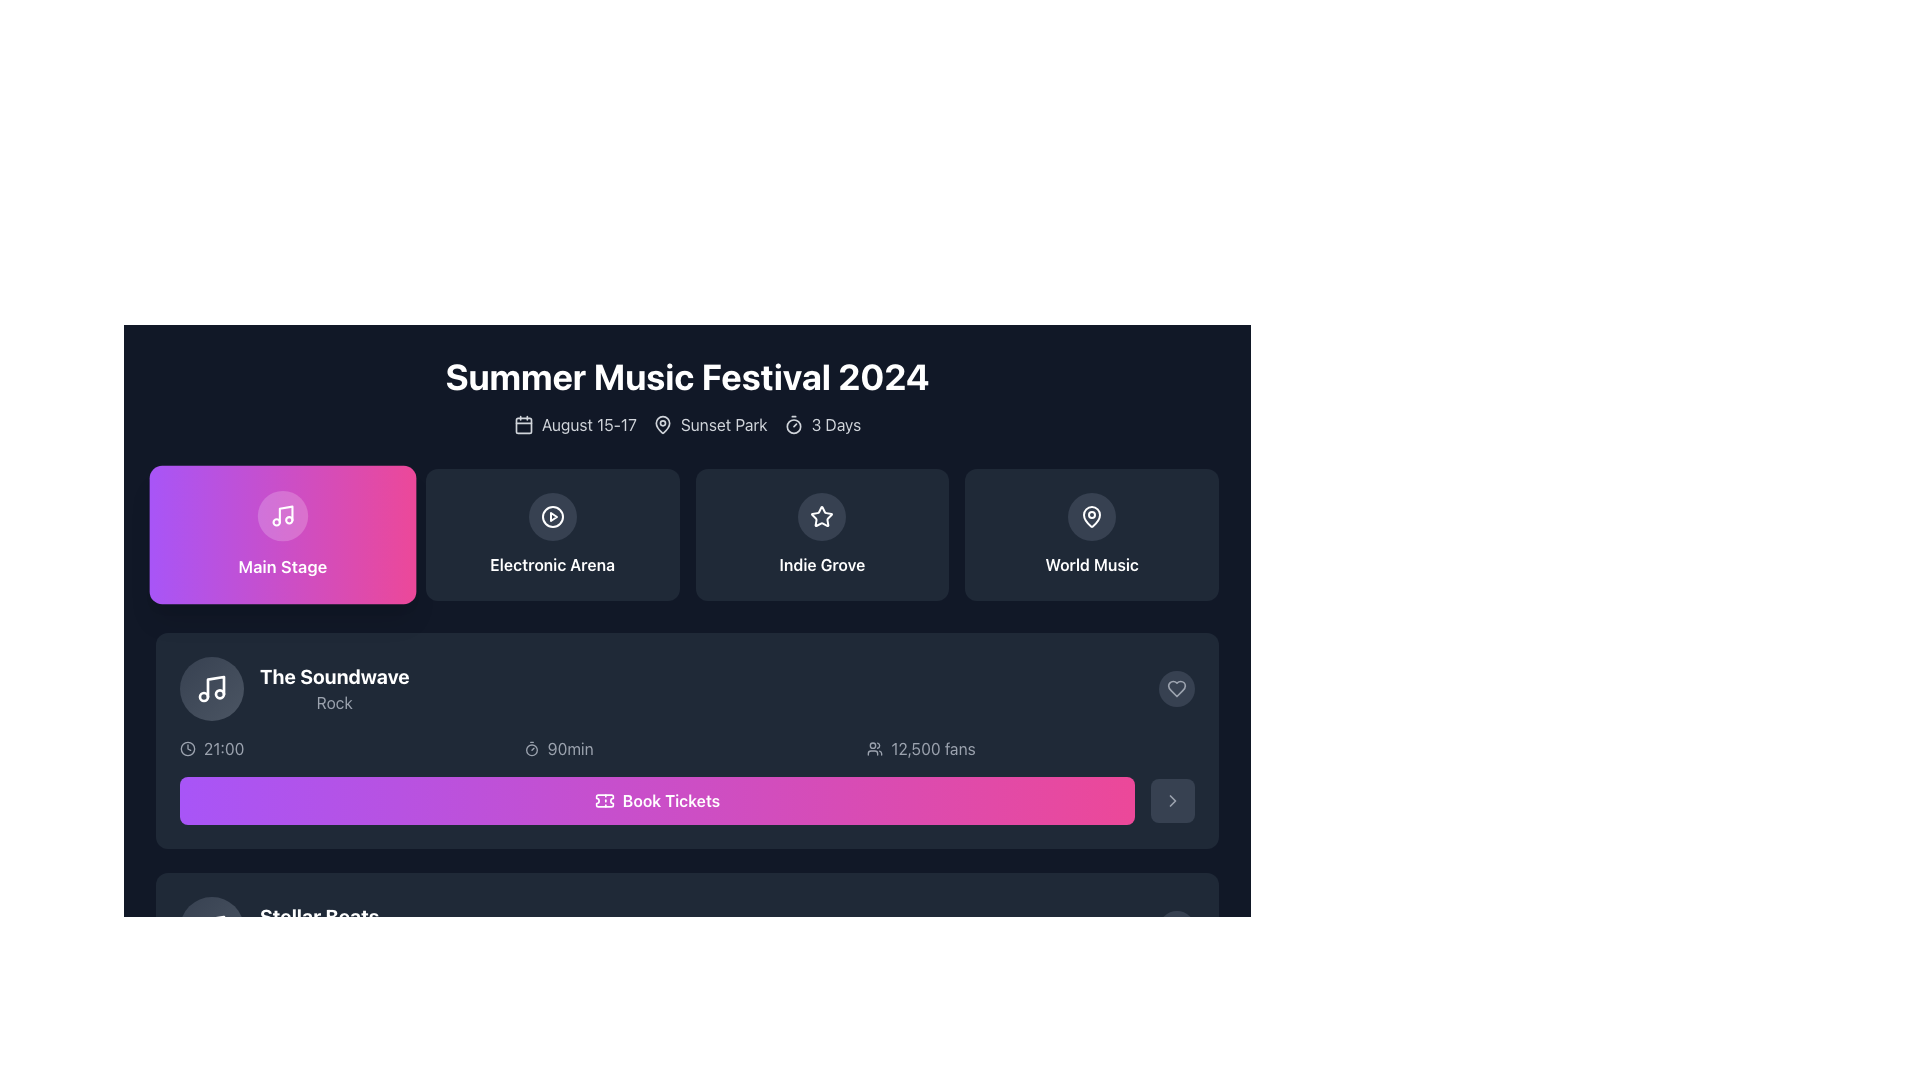  Describe the element at coordinates (1091, 515) in the screenshot. I see `the map pin icon in the 'World Music' button, which is the fourth button from the left in the category buttons group below 'Summer Music Festival 2024'` at that location.